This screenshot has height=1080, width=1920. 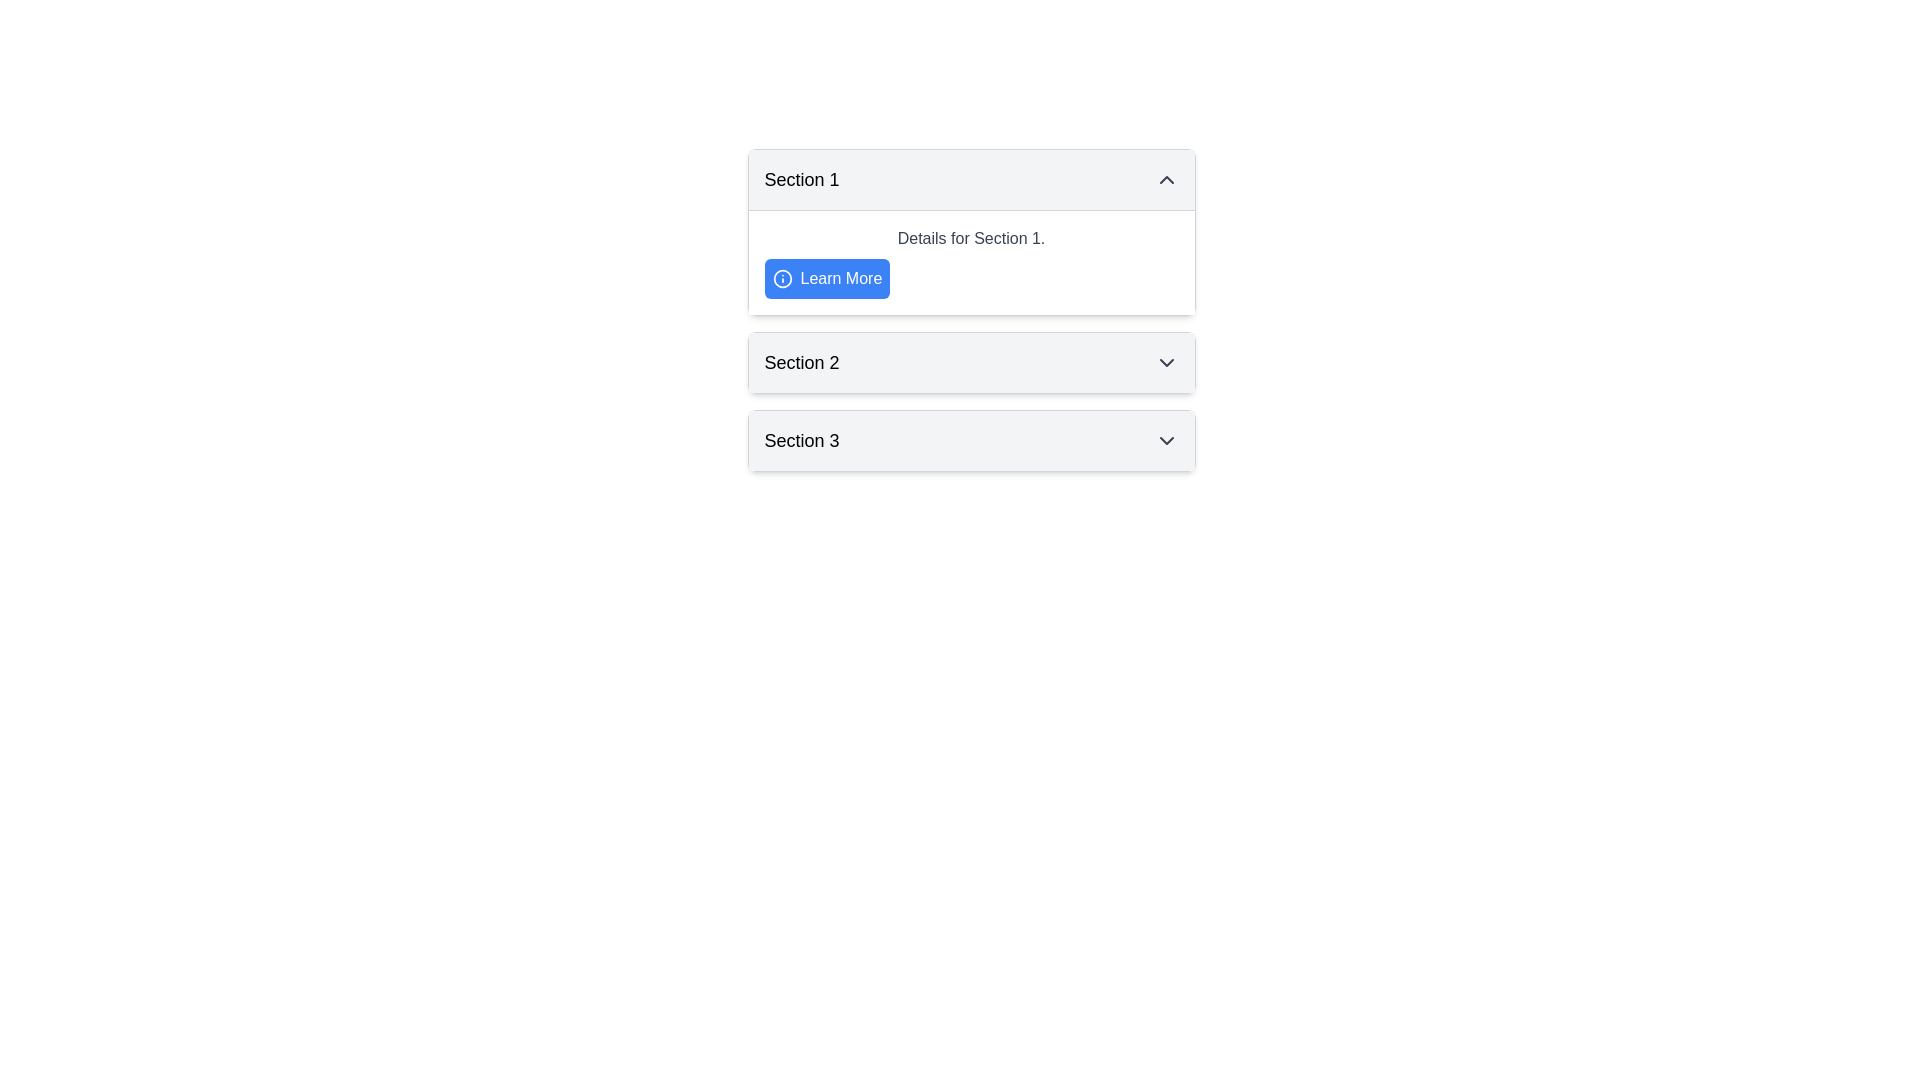 What do you see at coordinates (1166, 439) in the screenshot?
I see `the chevron icon located on the rightmost side of the 'Section 3' header` at bounding box center [1166, 439].